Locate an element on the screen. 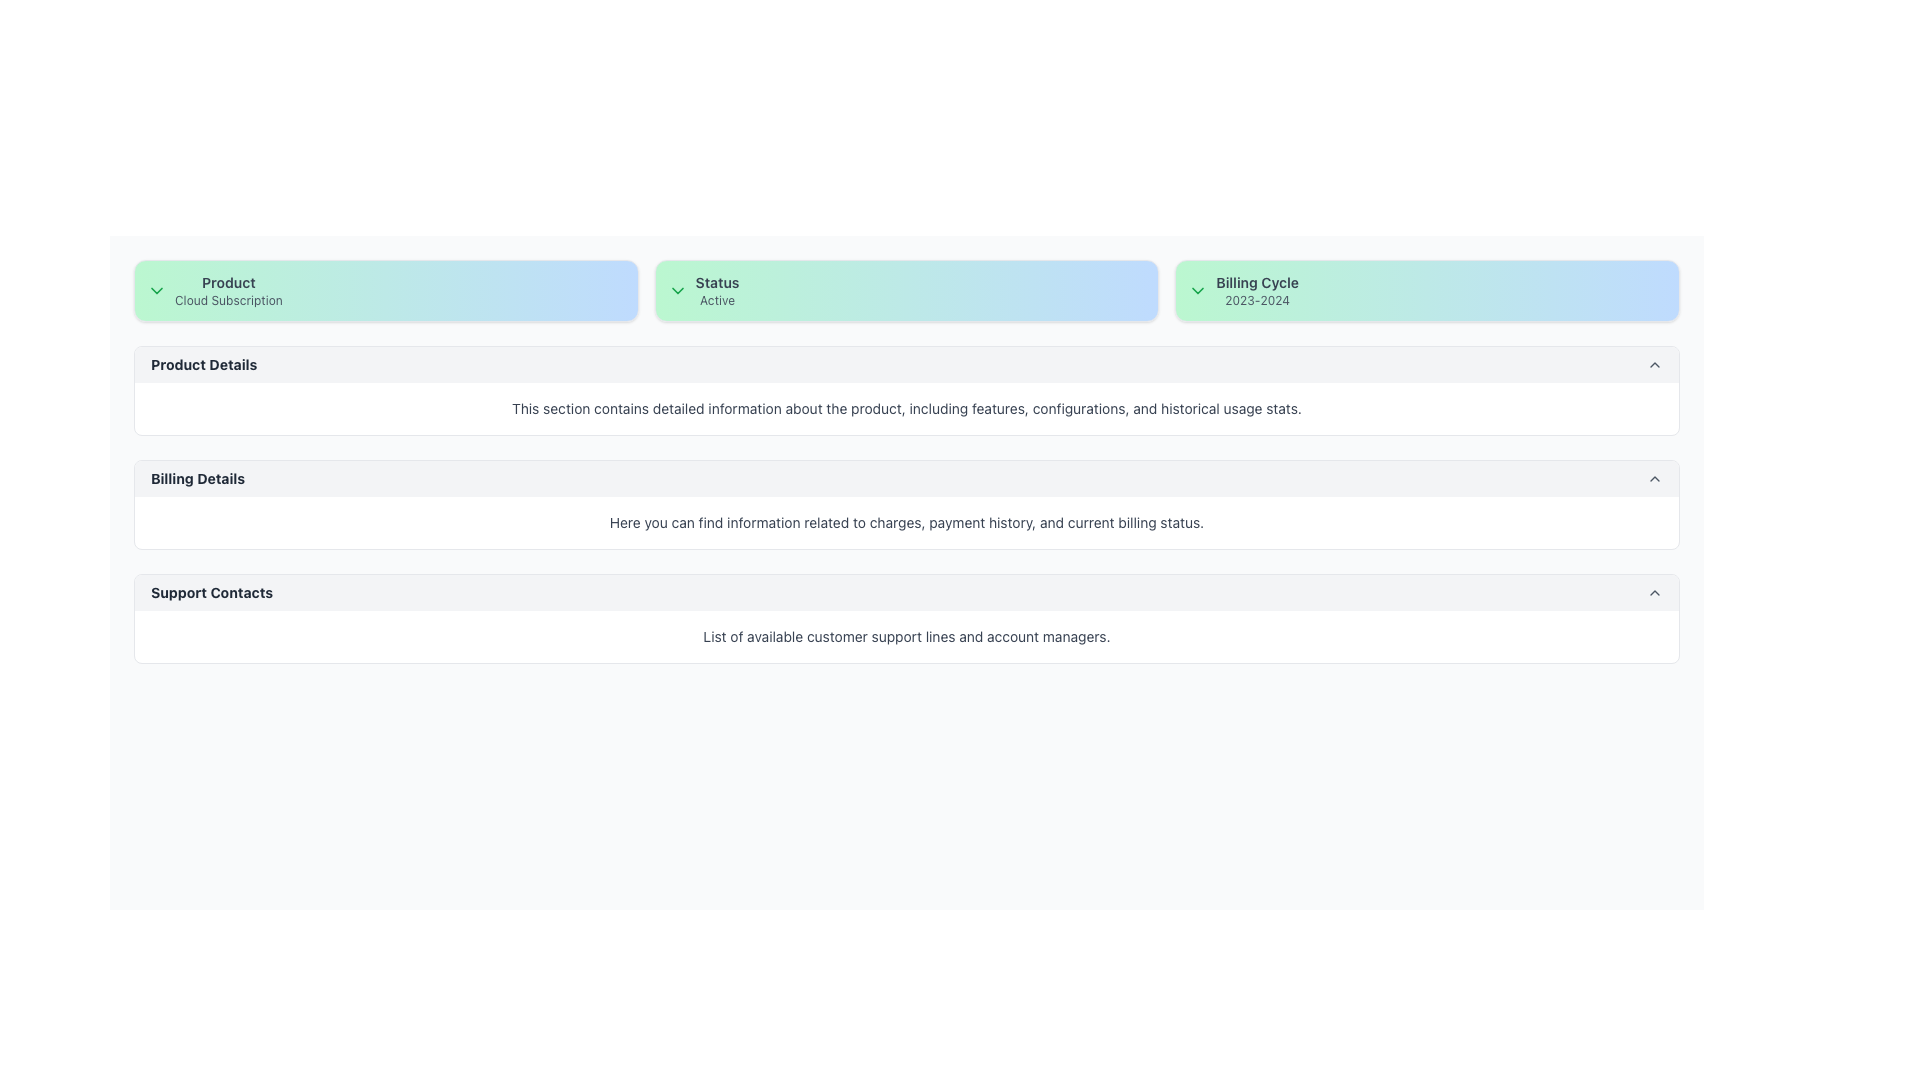 The width and height of the screenshot is (1920, 1080). the descriptive text label located directly below the 'Product' label in the top-left corner of the interface is located at coordinates (228, 300).